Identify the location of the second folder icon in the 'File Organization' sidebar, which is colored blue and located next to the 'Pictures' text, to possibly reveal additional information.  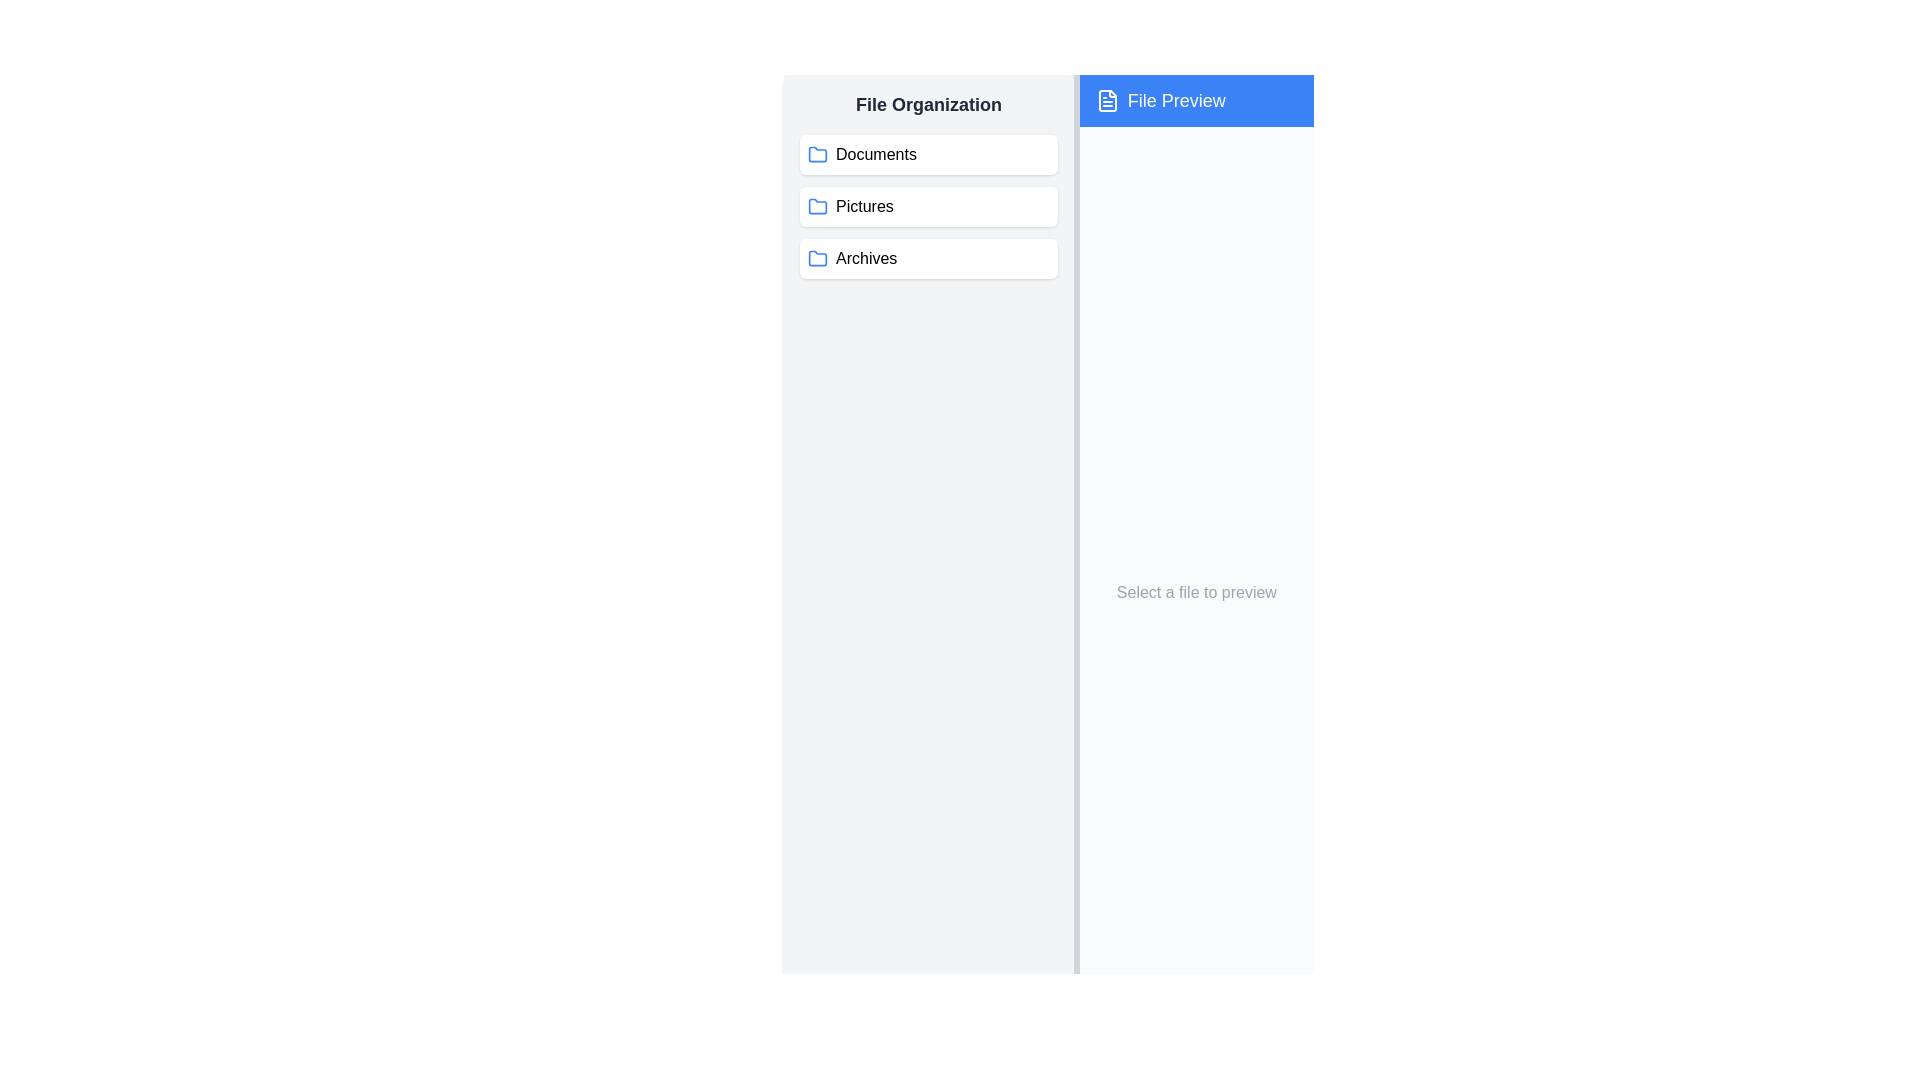
(817, 205).